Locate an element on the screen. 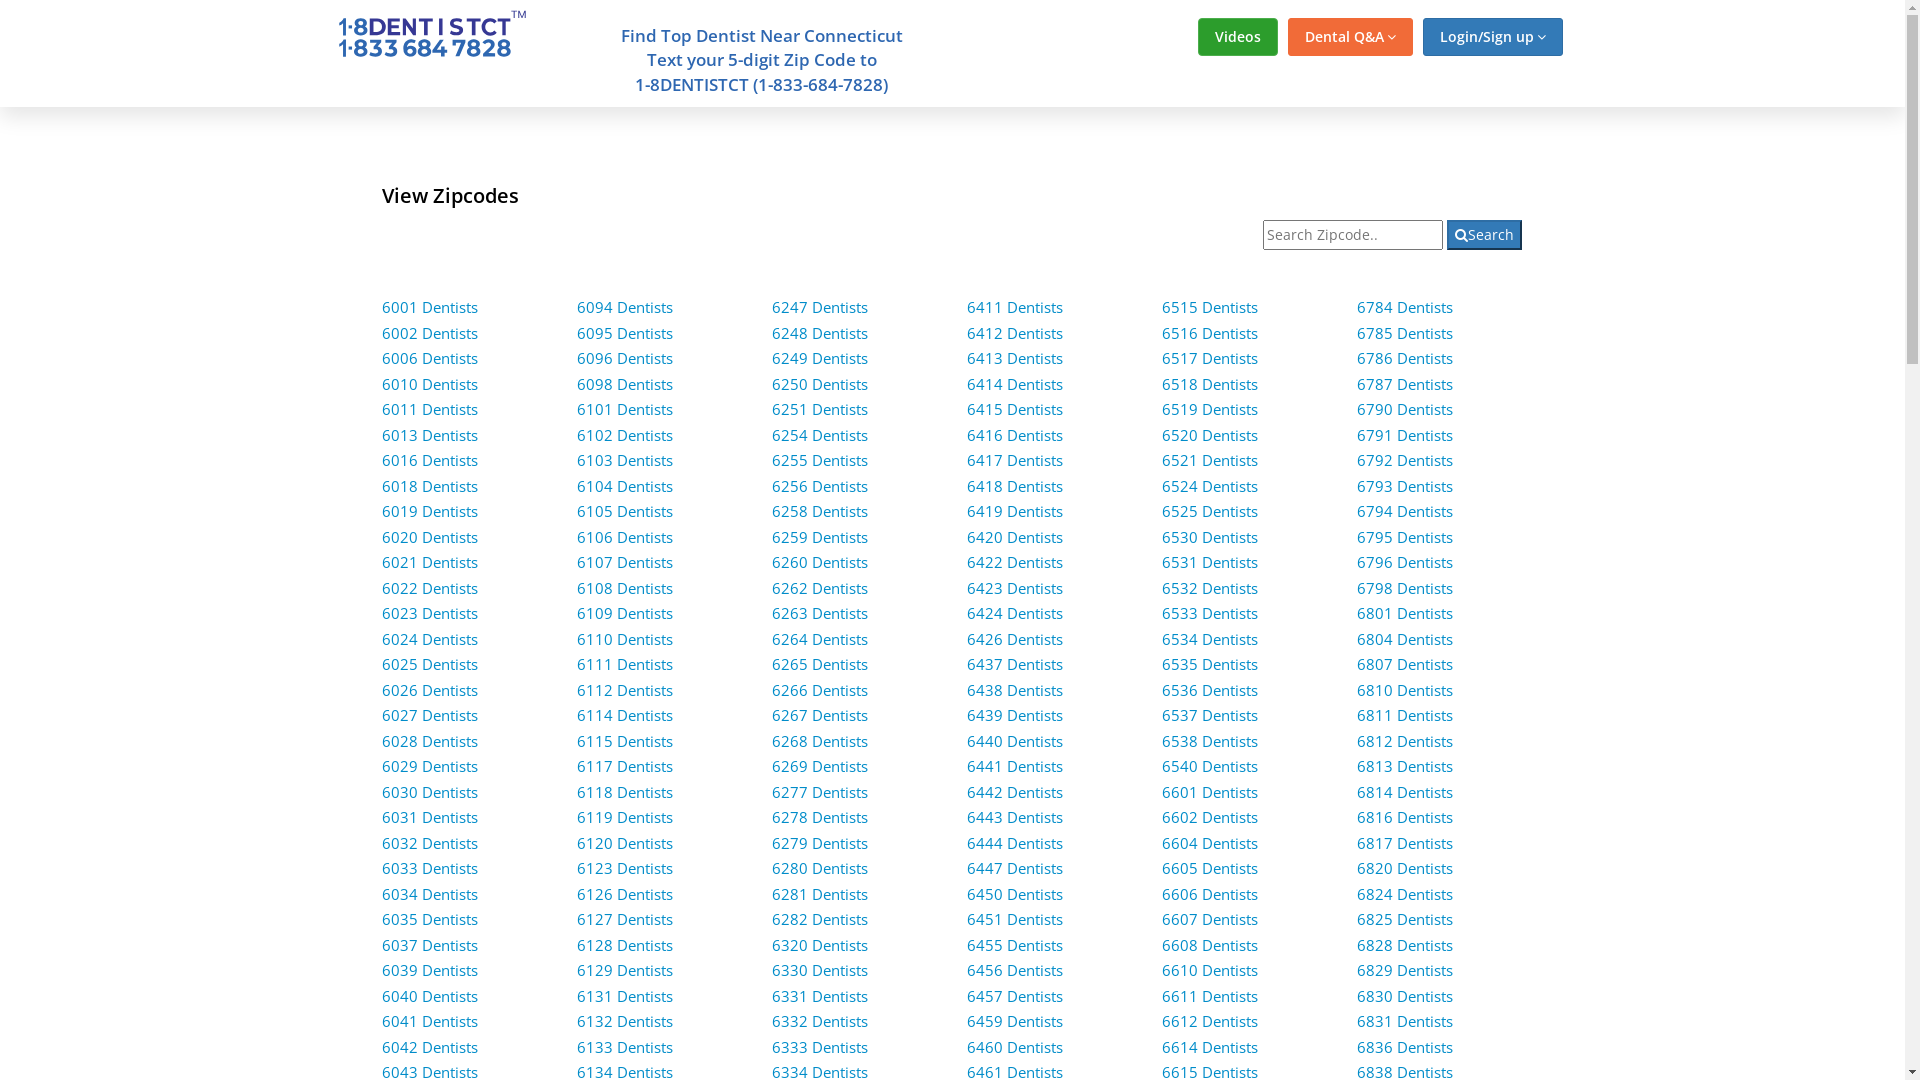 The height and width of the screenshot is (1080, 1920). '6277 Dentists' is located at coordinates (820, 790).